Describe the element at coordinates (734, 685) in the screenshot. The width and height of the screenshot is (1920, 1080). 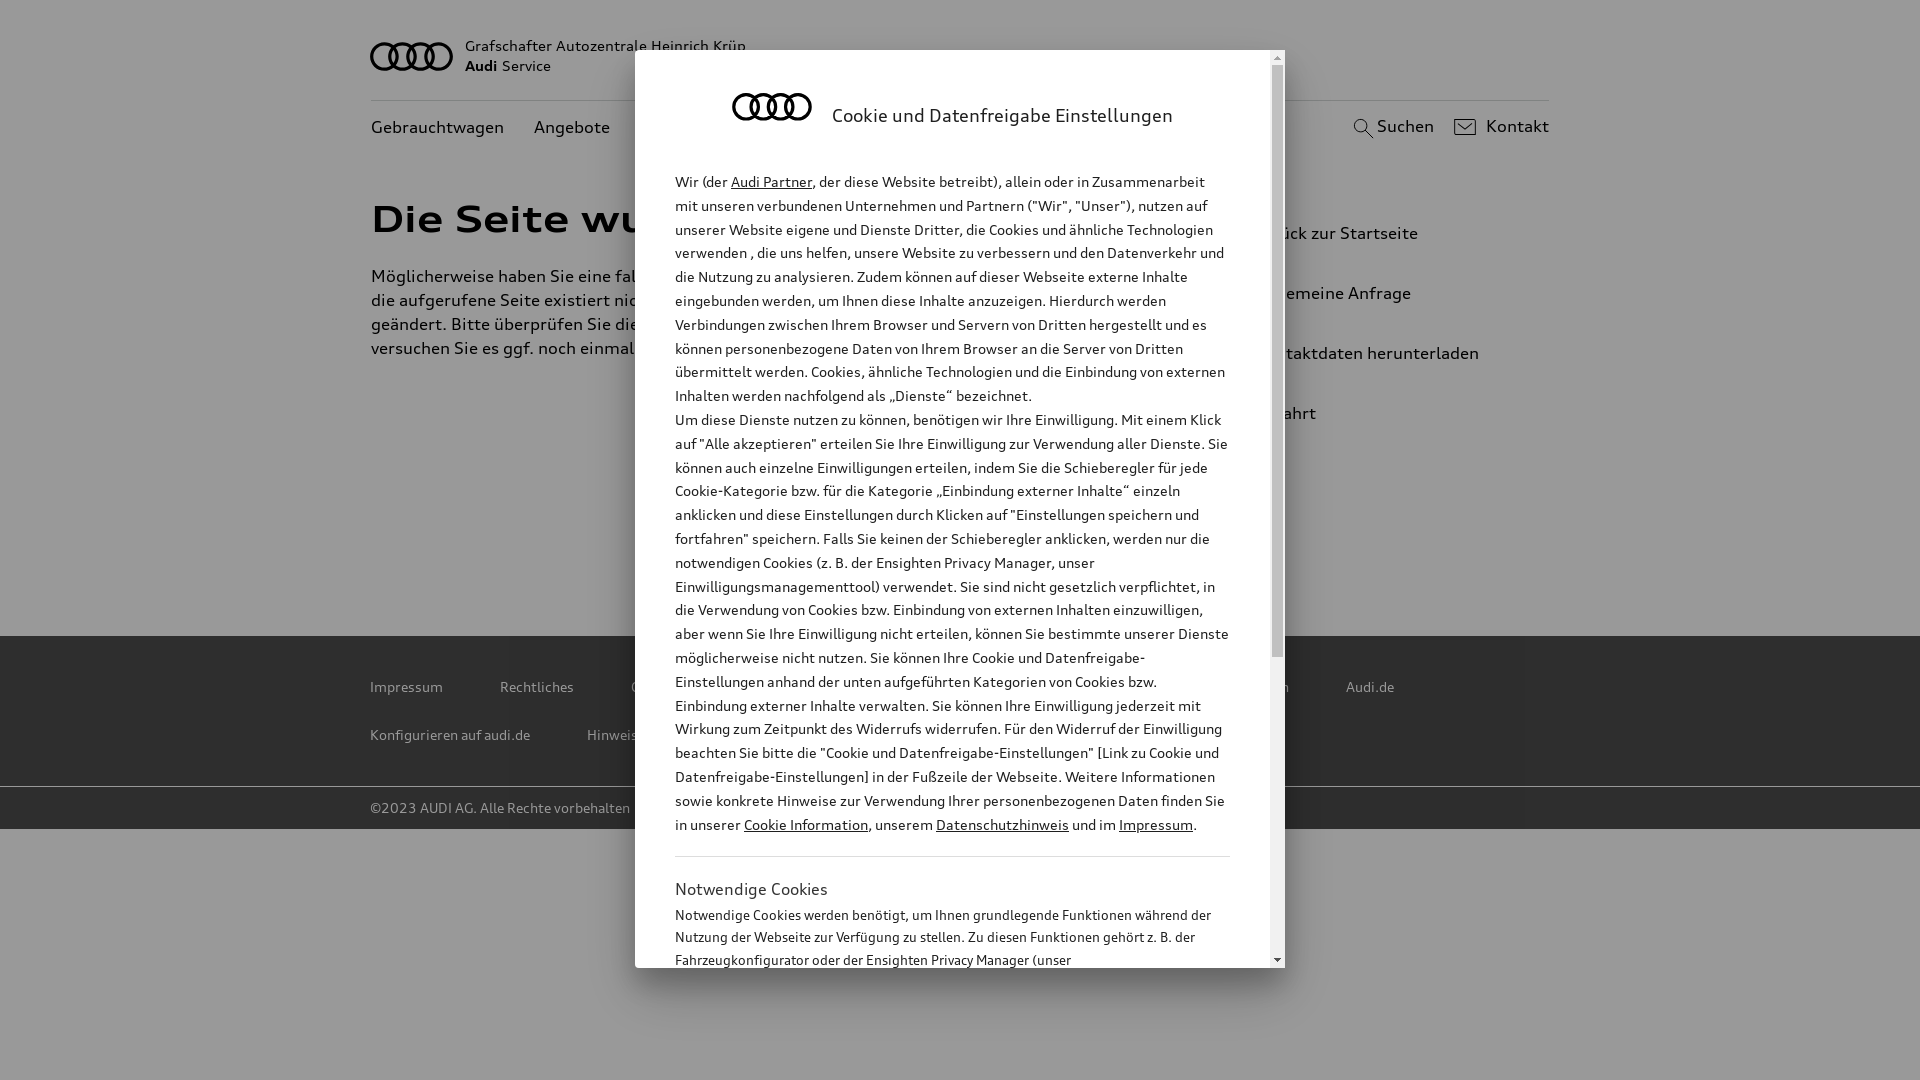
I see `'Copyright & Haftungsausschluss'` at that location.